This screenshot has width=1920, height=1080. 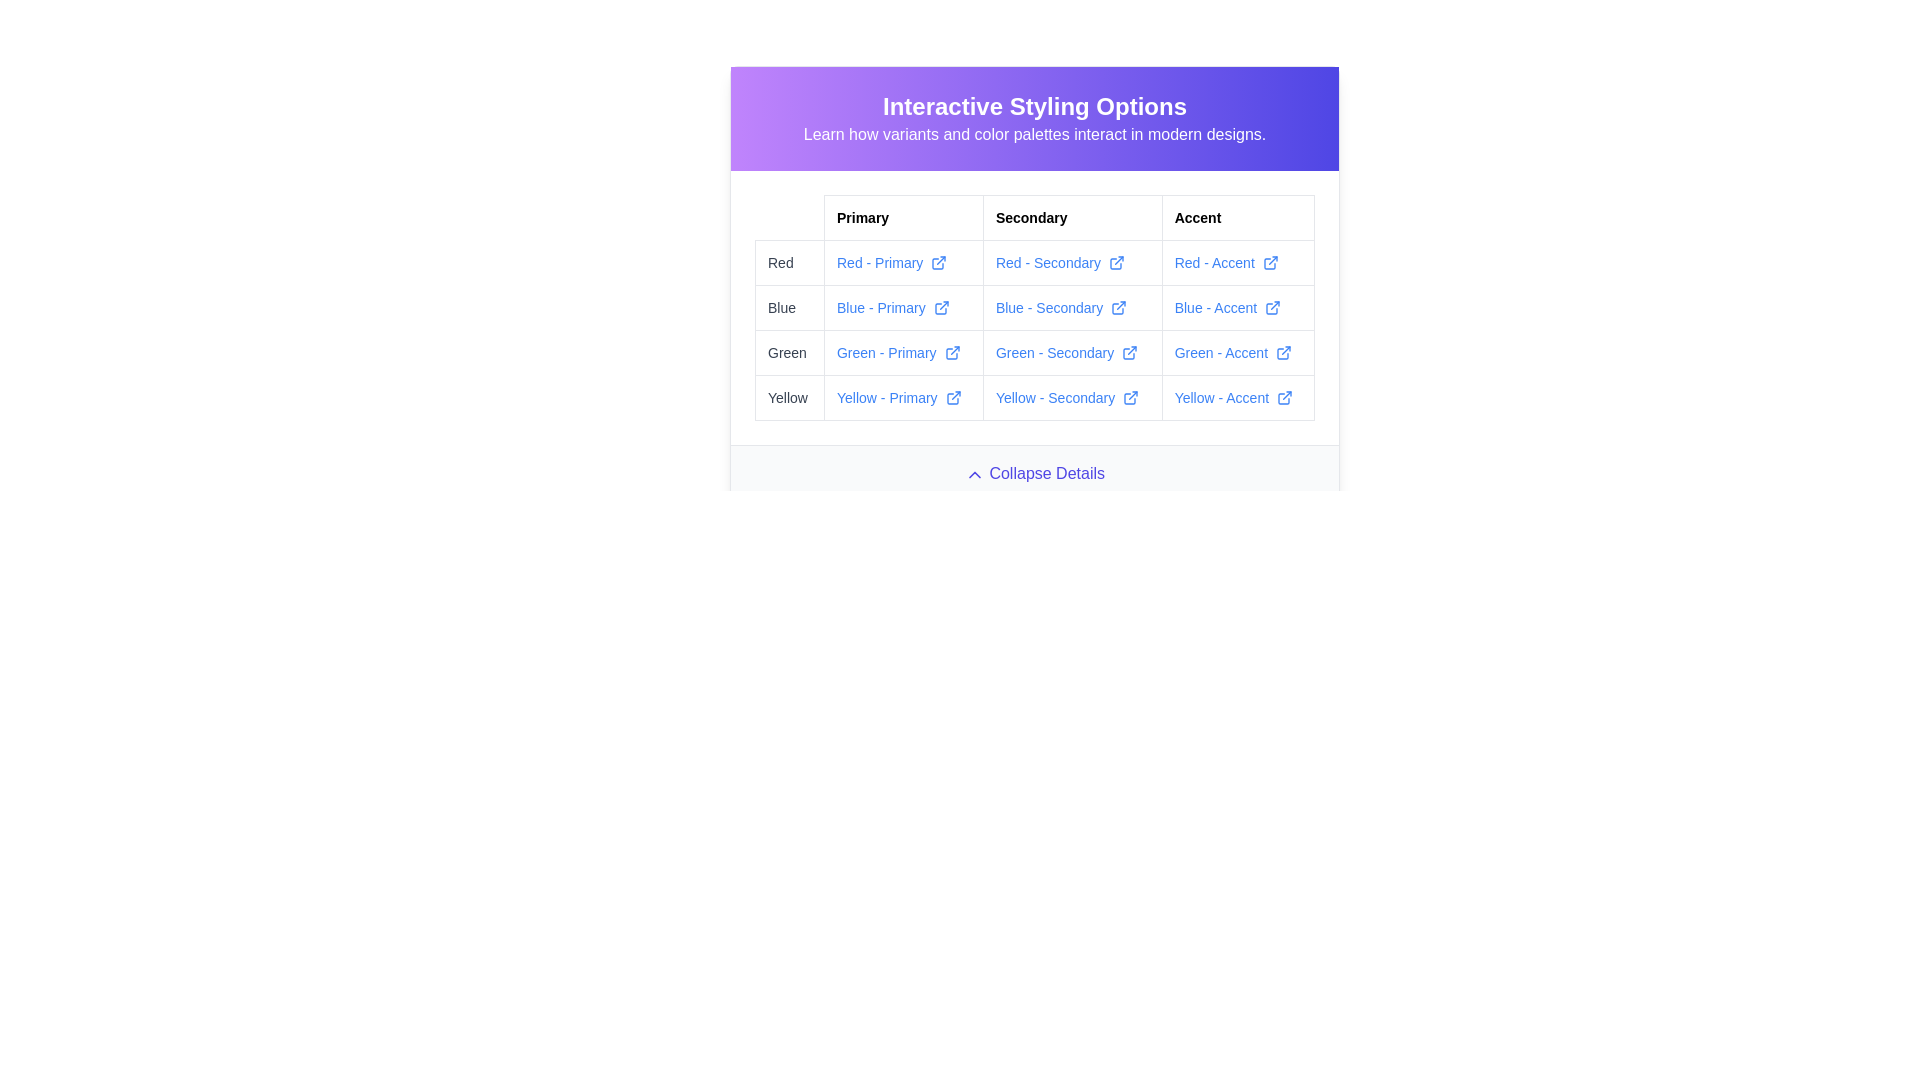 I want to click on the 'Green - Primary' hyperlink with an external link indicator, so click(x=902, y=352).